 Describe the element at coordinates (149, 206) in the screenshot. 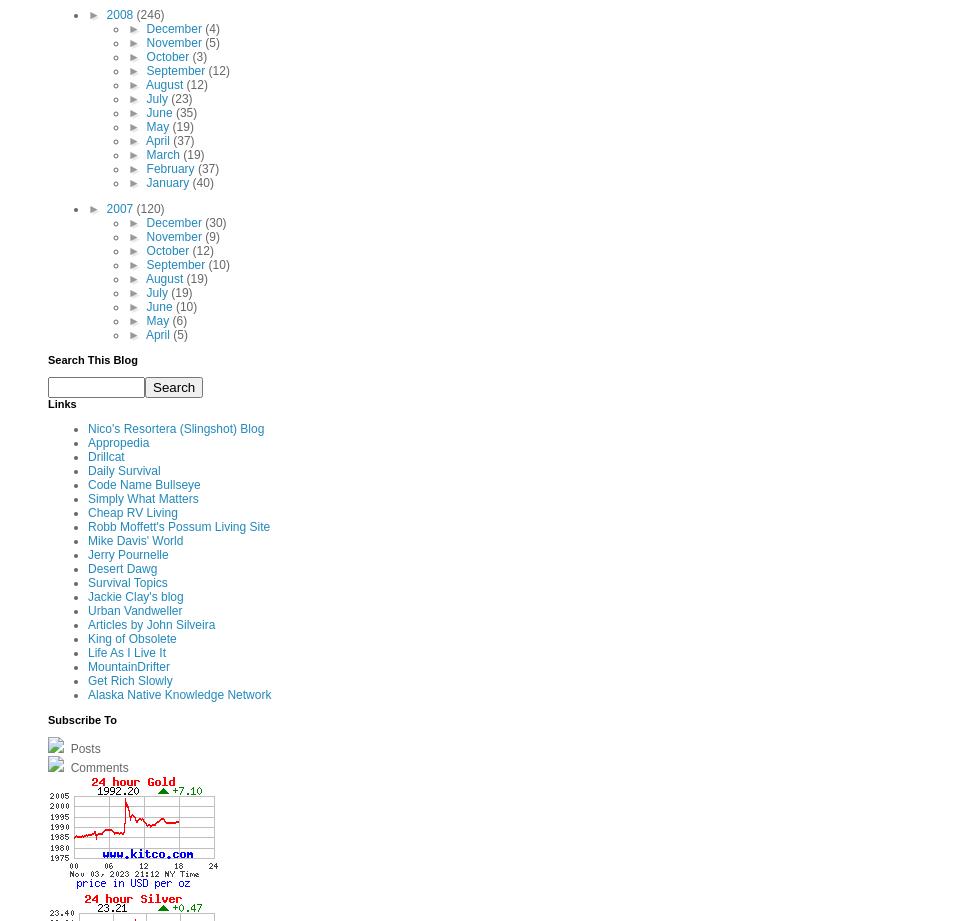

I see `'(120)'` at that location.